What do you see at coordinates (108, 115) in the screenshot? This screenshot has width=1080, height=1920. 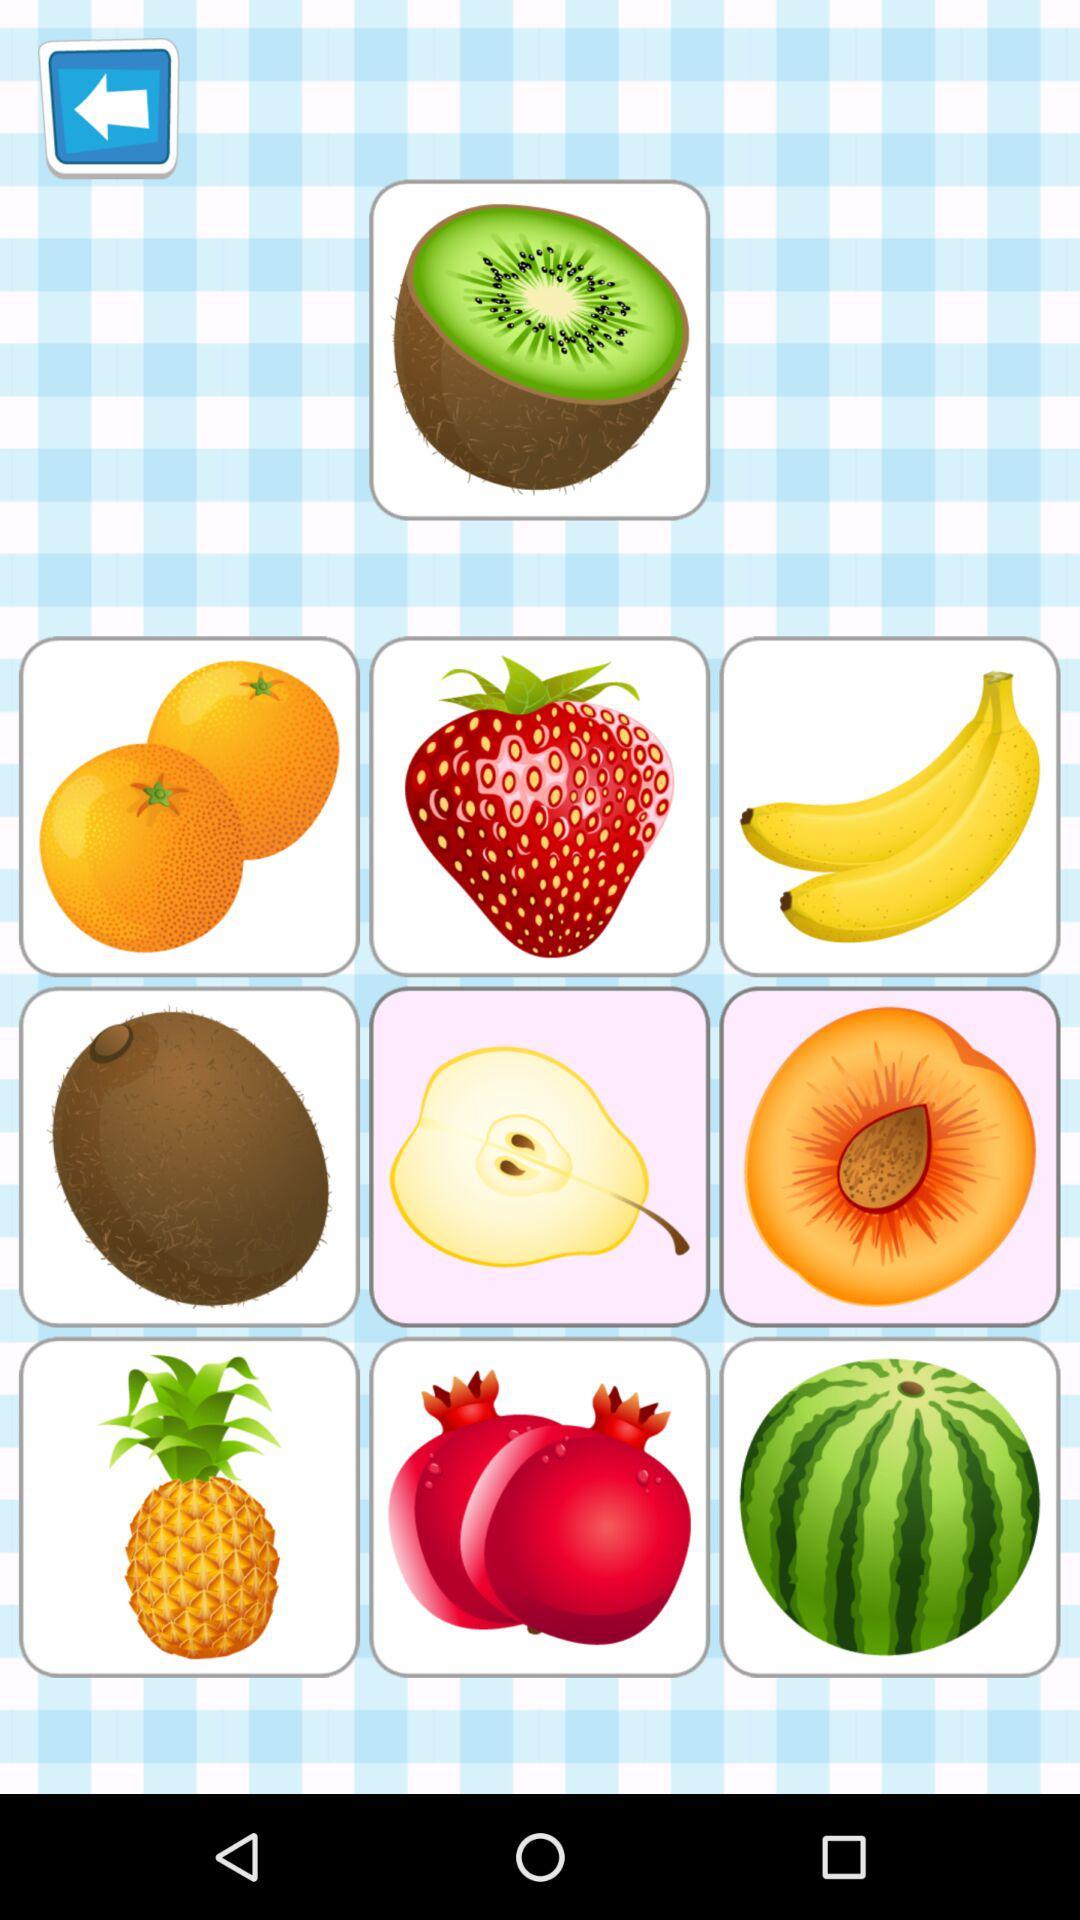 I see `the arrow_backward icon` at bounding box center [108, 115].